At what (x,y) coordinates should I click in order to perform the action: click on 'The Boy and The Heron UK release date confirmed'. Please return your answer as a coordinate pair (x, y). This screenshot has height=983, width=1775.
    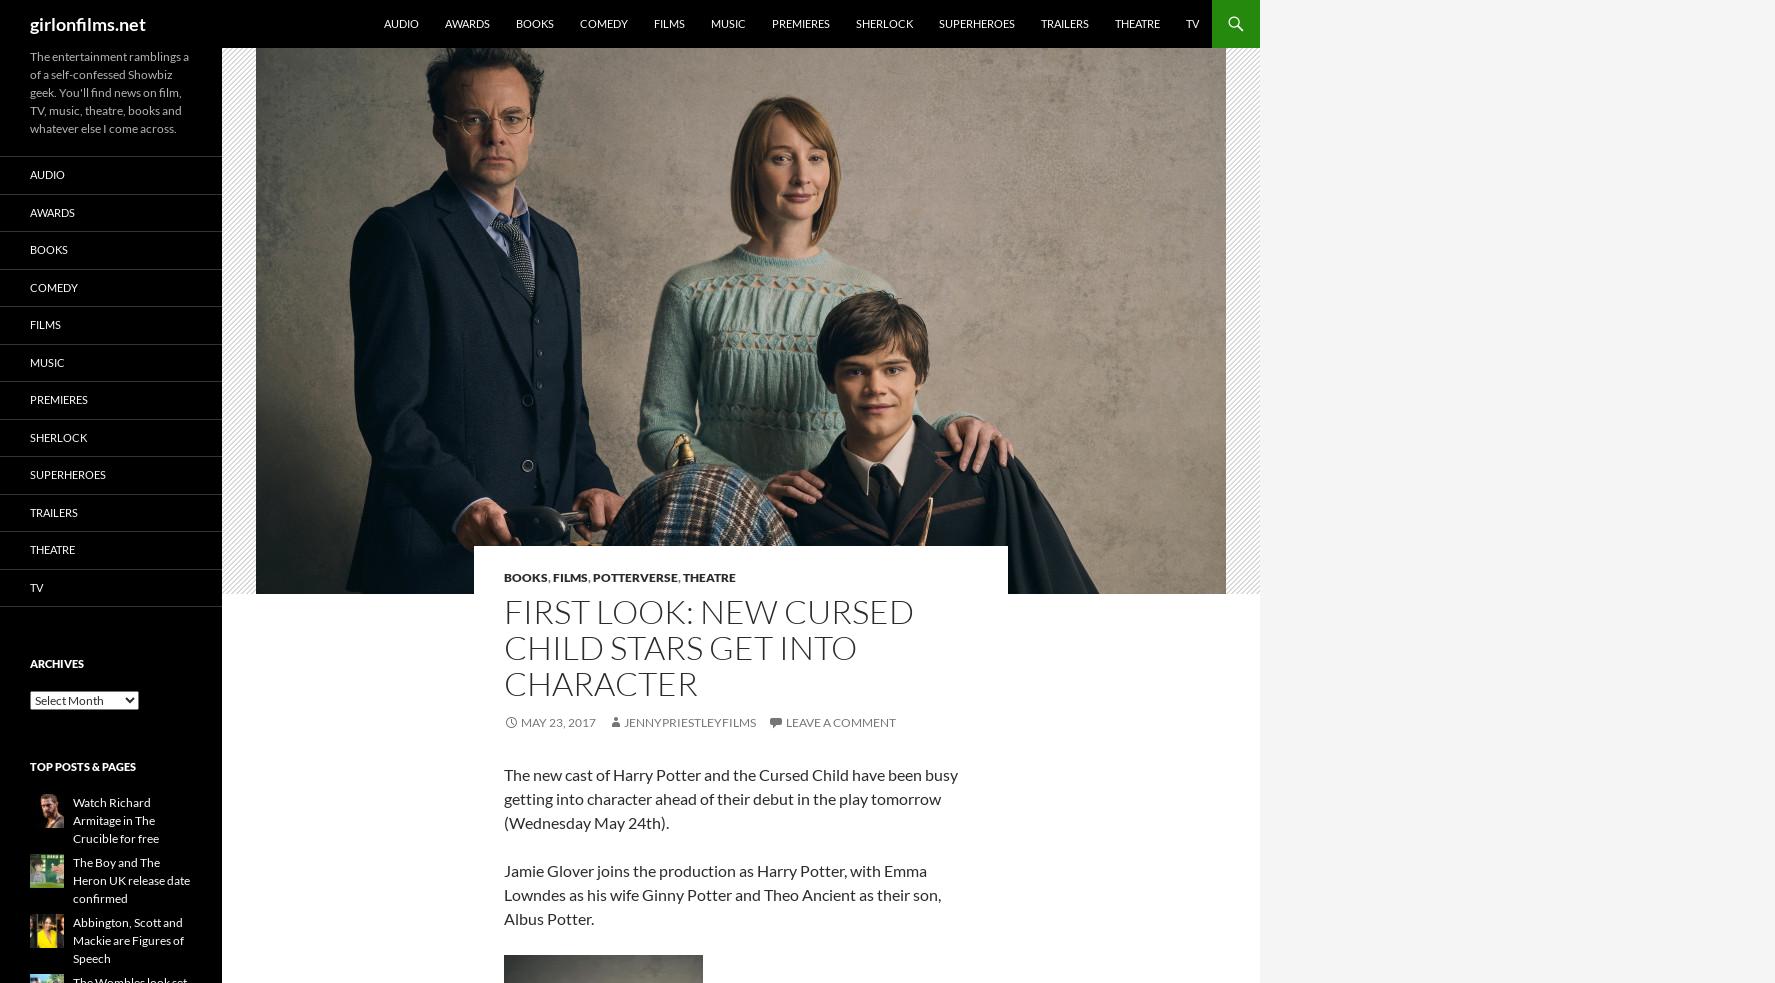
    Looking at the image, I should click on (131, 880).